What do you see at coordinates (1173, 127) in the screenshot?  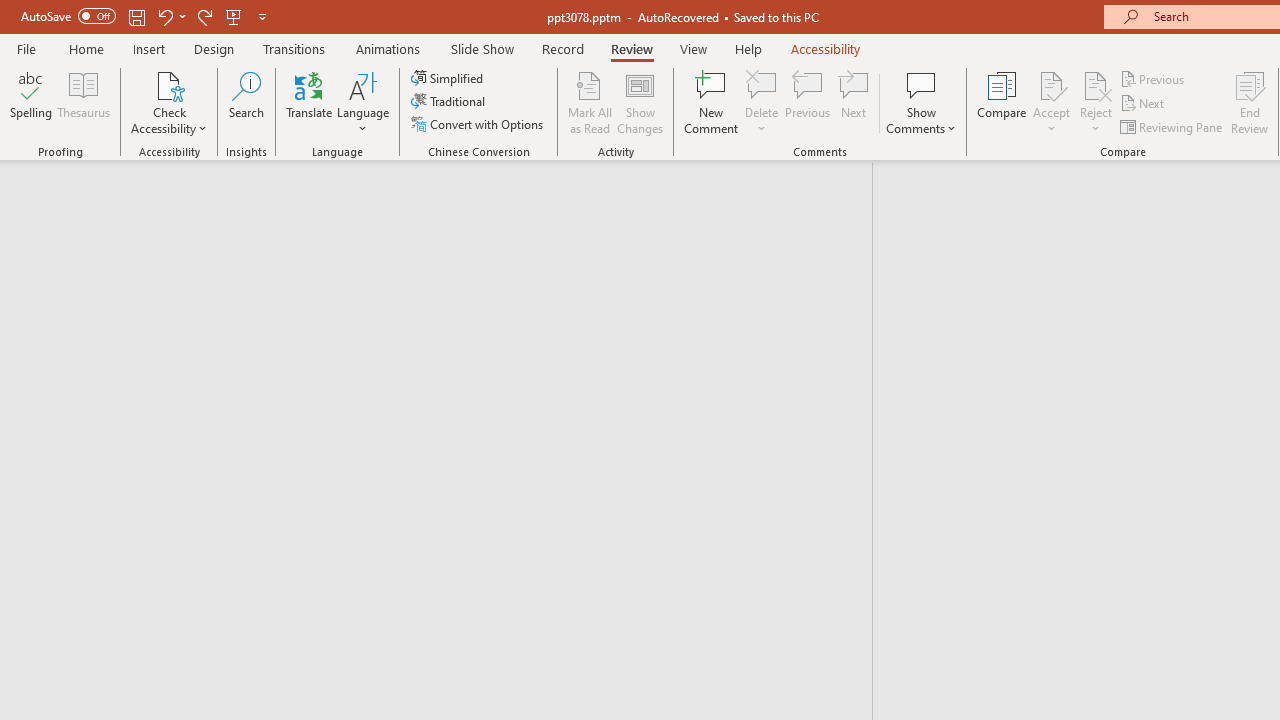 I see `'Reviewing Pane'` at bounding box center [1173, 127].